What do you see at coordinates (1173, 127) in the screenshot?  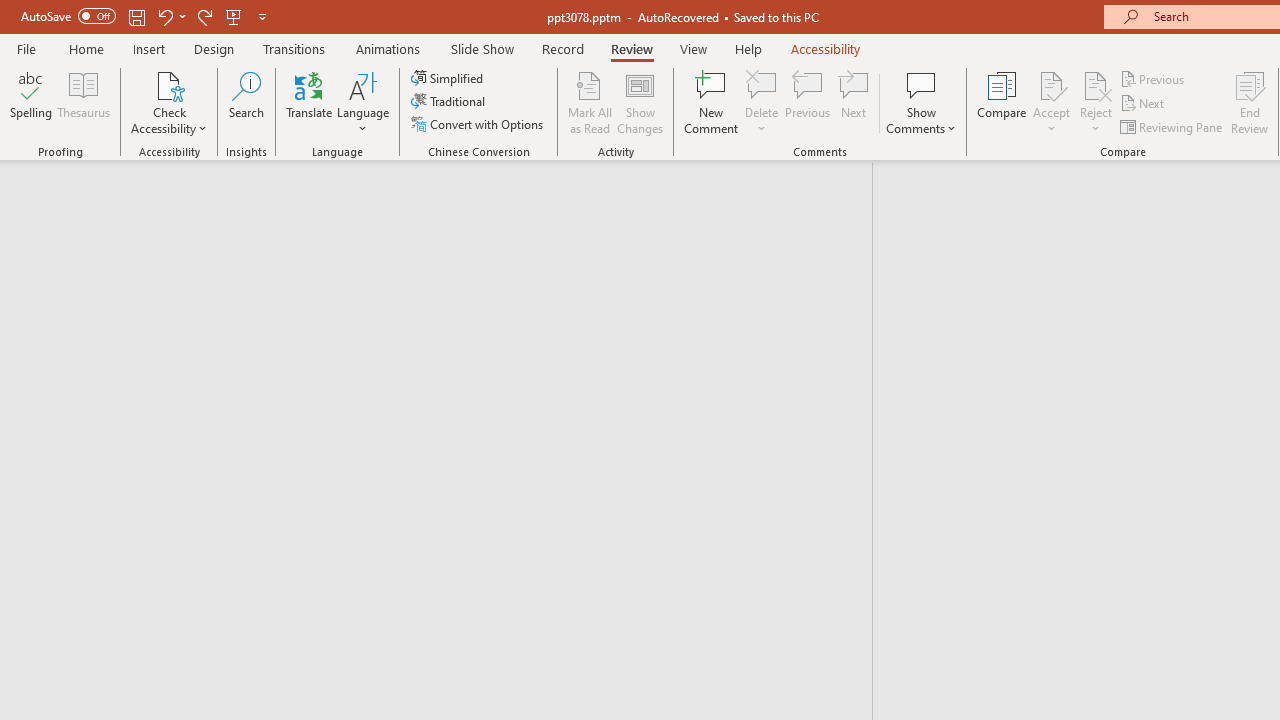 I see `'Reviewing Pane'` at bounding box center [1173, 127].